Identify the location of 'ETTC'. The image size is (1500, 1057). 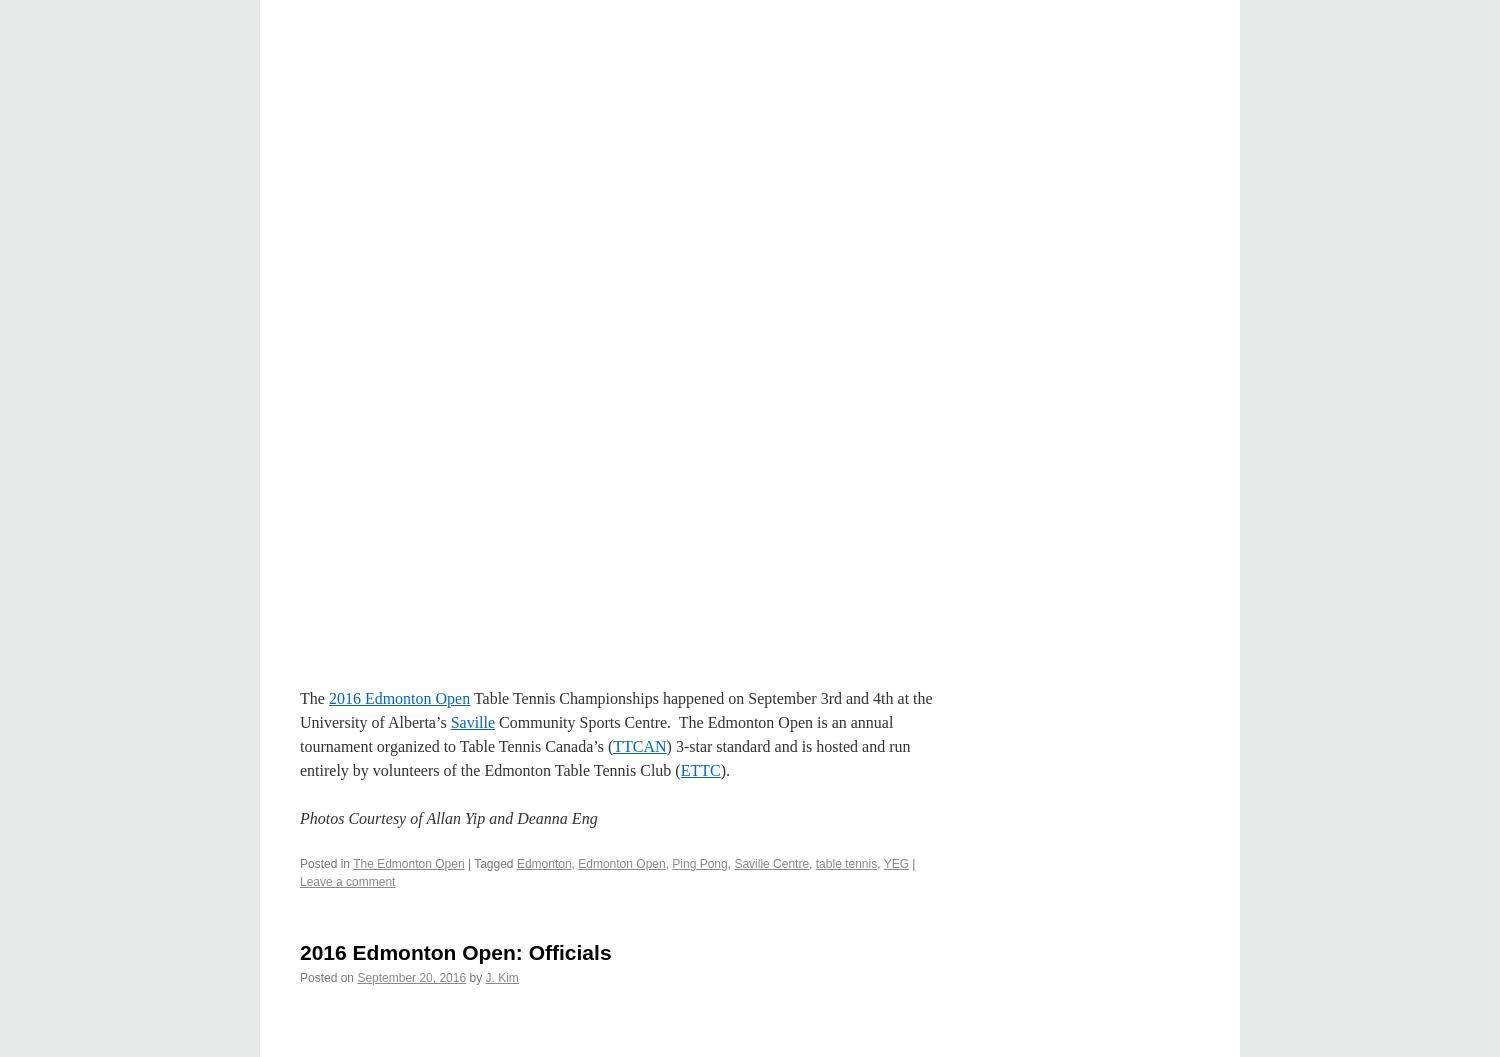
(679, 770).